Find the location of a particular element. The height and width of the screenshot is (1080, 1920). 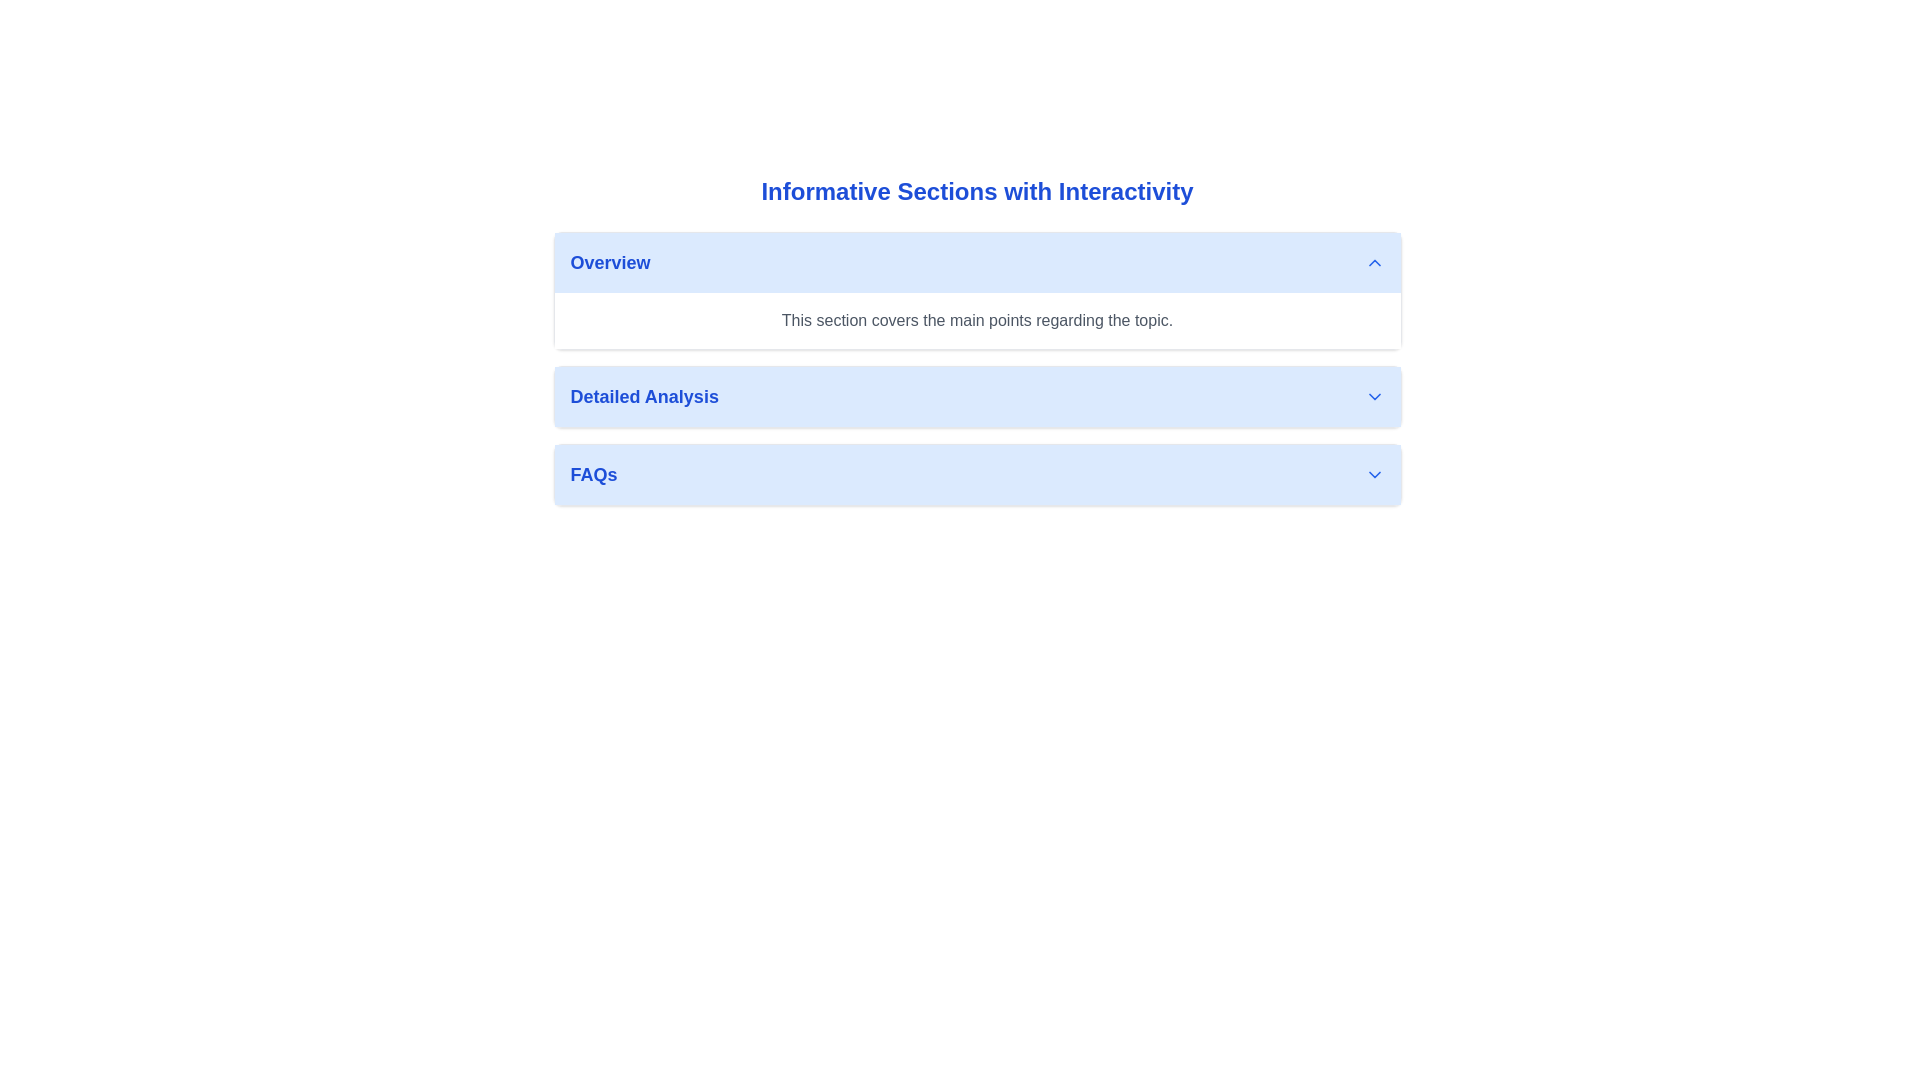

the blue, bold, large text labeled 'Detailed Analysis' is located at coordinates (644, 397).